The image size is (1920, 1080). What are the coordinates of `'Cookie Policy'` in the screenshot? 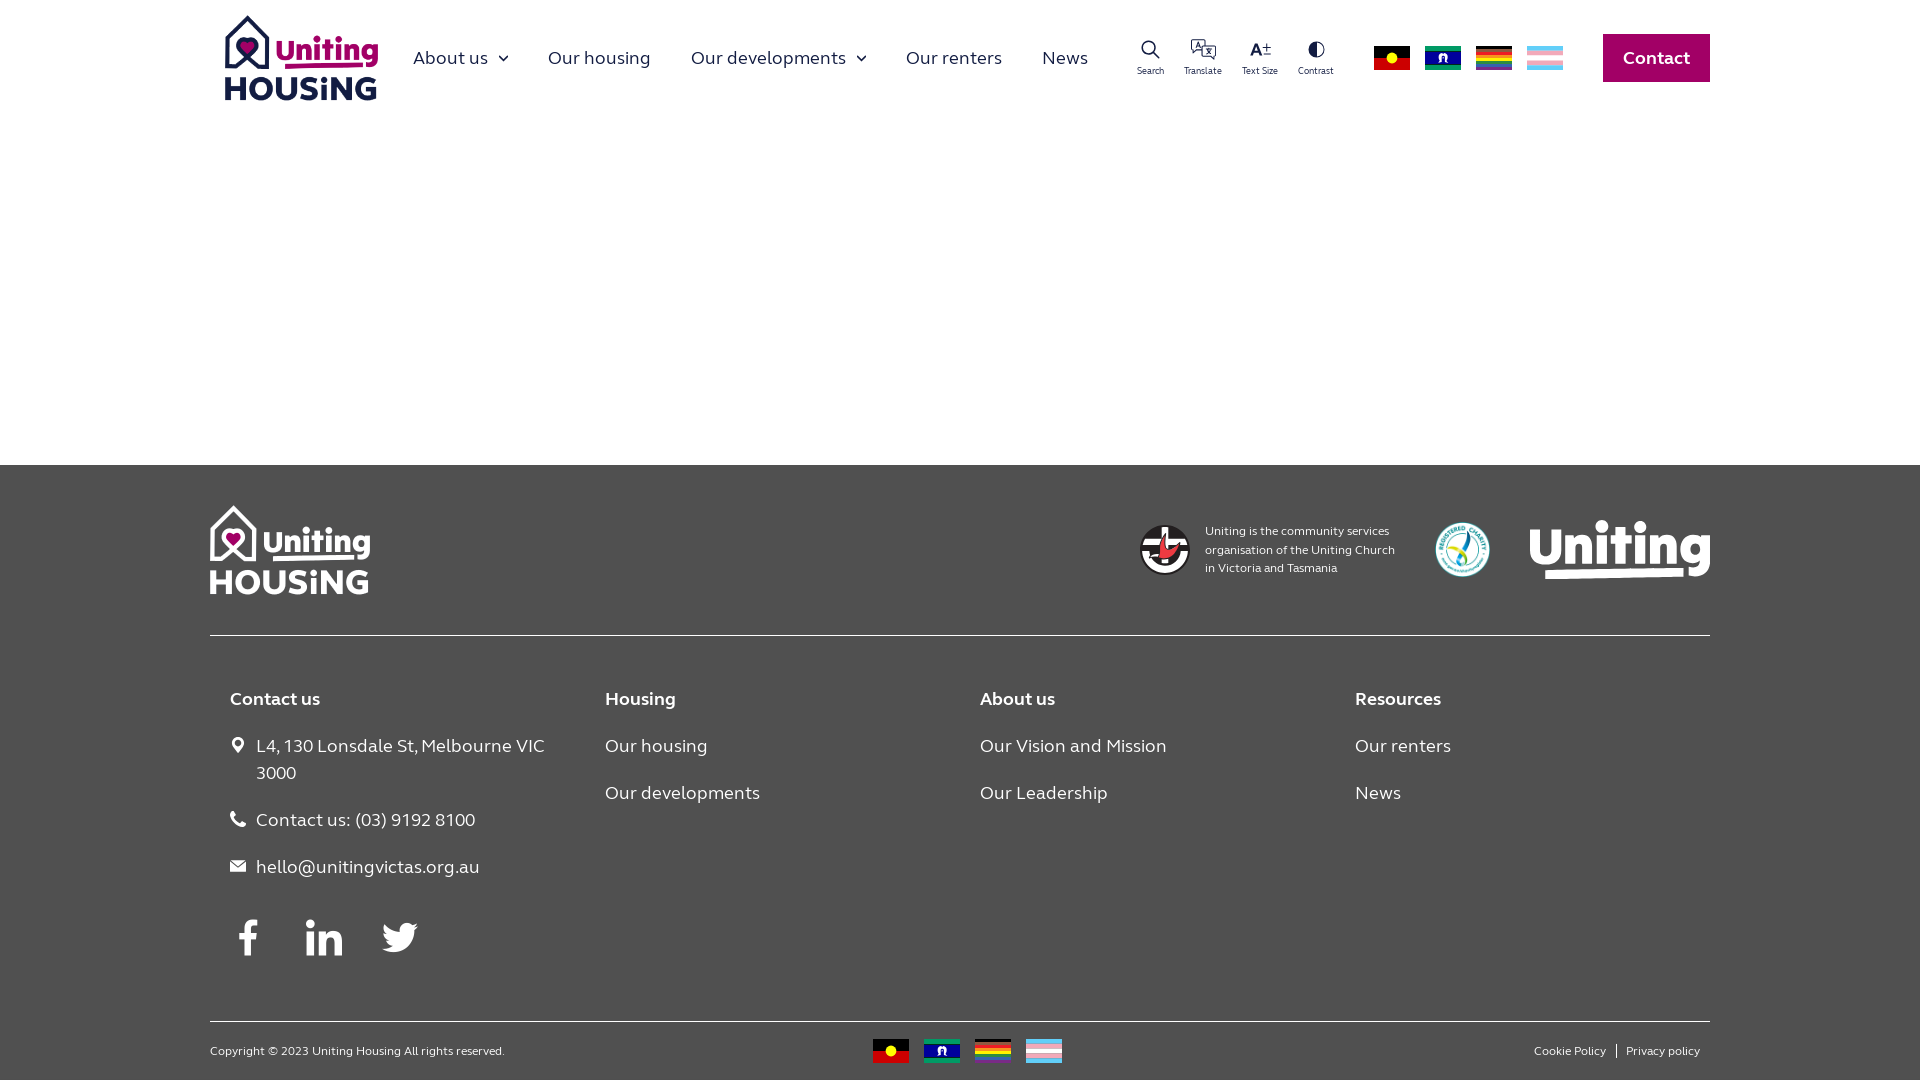 It's located at (1568, 1049).